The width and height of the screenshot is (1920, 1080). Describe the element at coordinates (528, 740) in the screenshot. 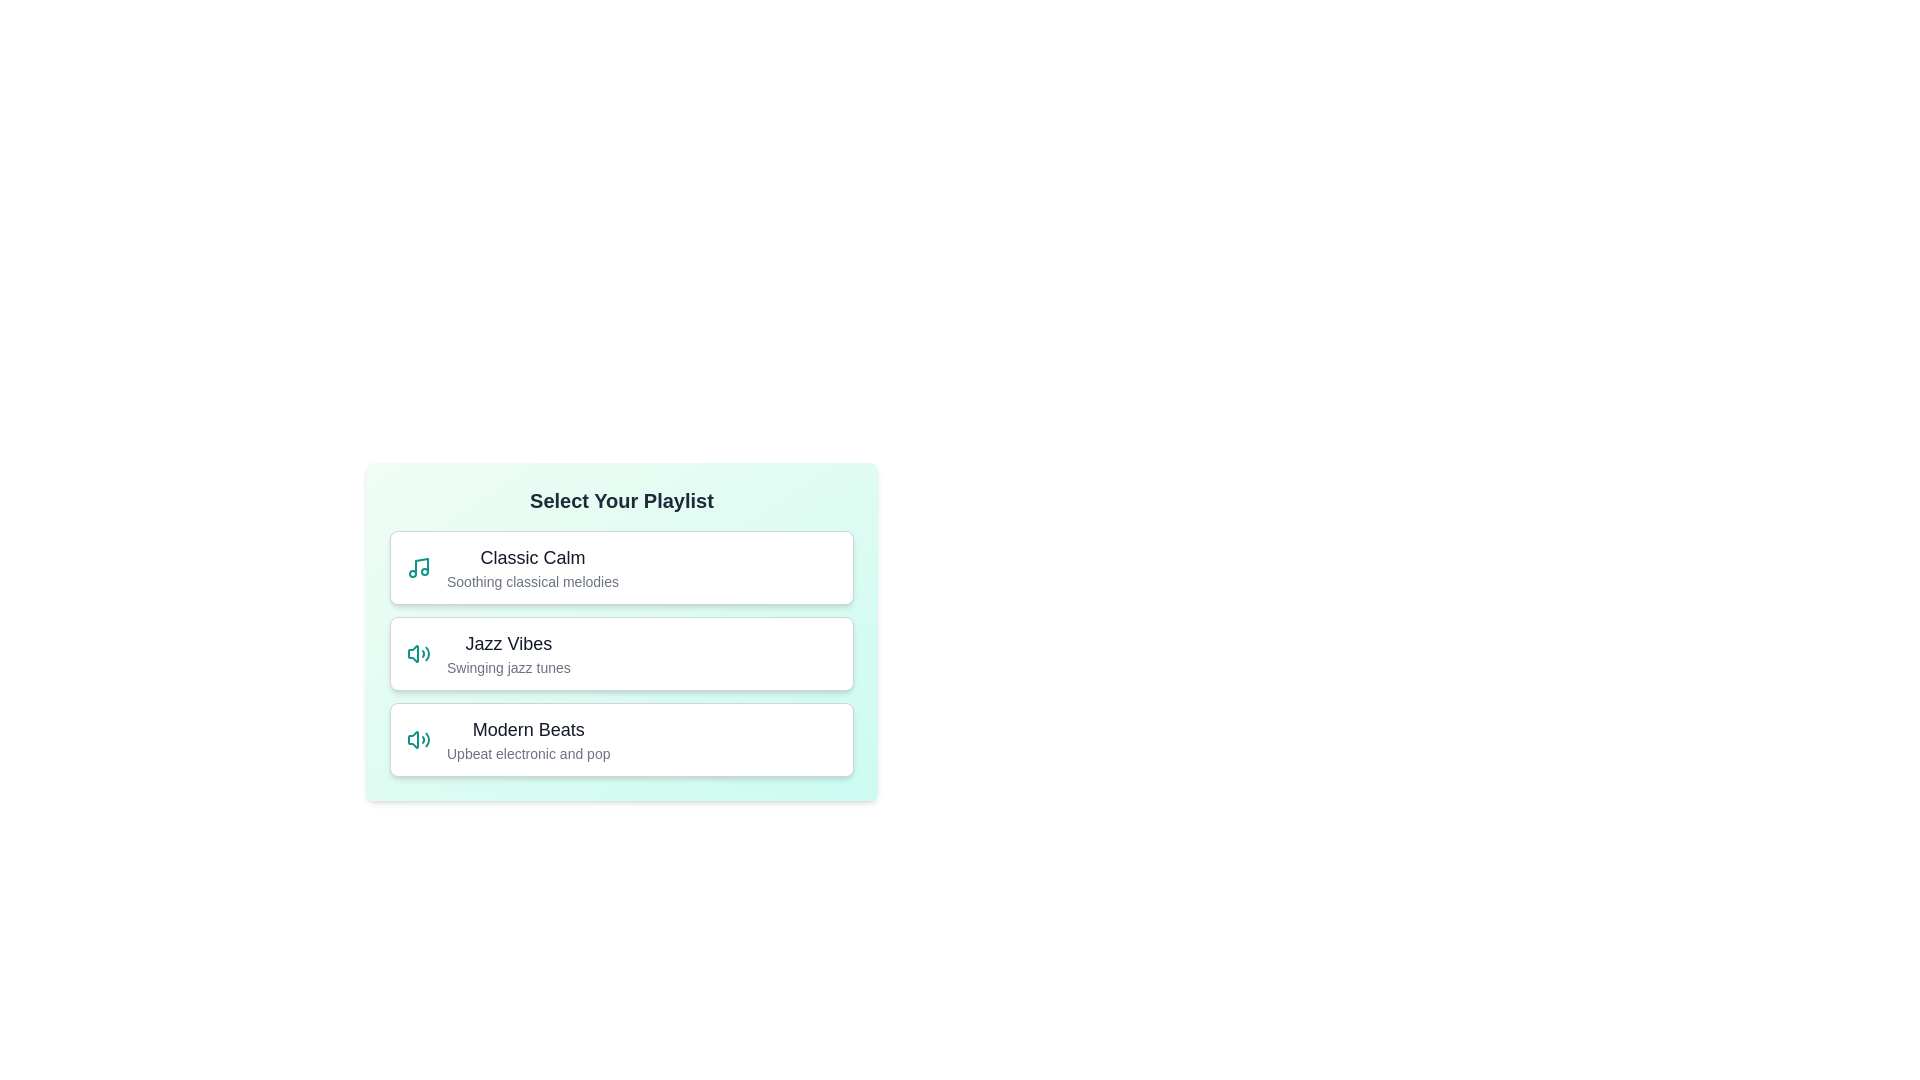

I see `the 'Modern Beats' selectable playlist option in the playlist options list, which is the last item above a blank space in a bordered card` at that location.